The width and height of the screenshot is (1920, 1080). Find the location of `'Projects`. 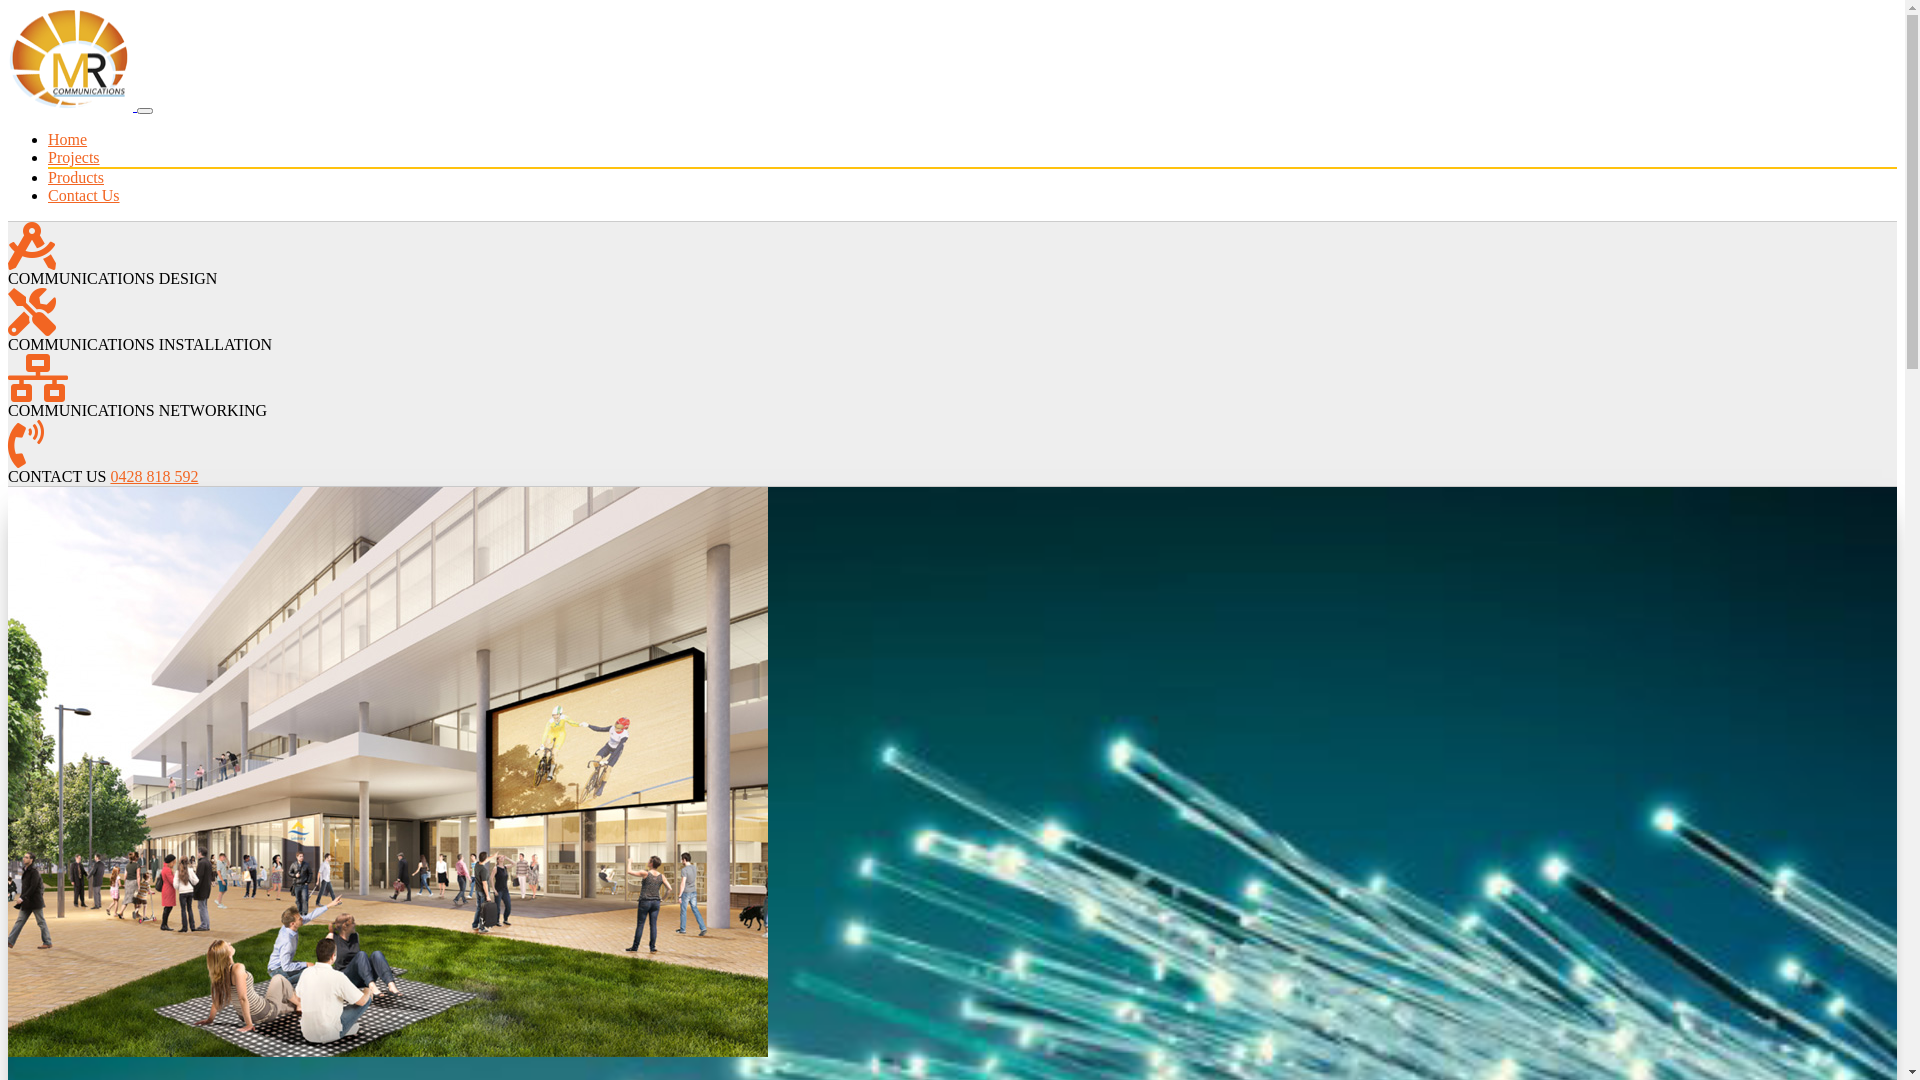

'Projects is located at coordinates (73, 156).